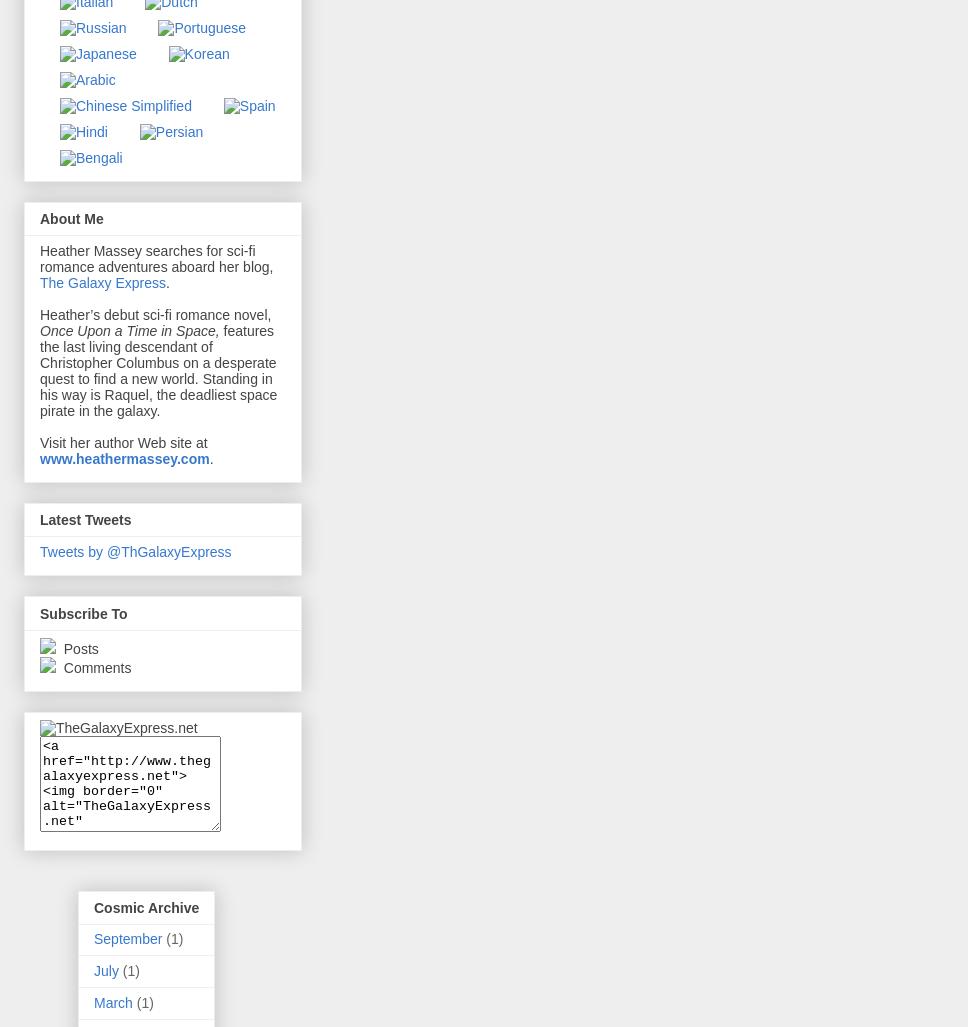 The height and width of the screenshot is (1027, 968). Describe the element at coordinates (145, 906) in the screenshot. I see `'Cosmic Archive'` at that location.